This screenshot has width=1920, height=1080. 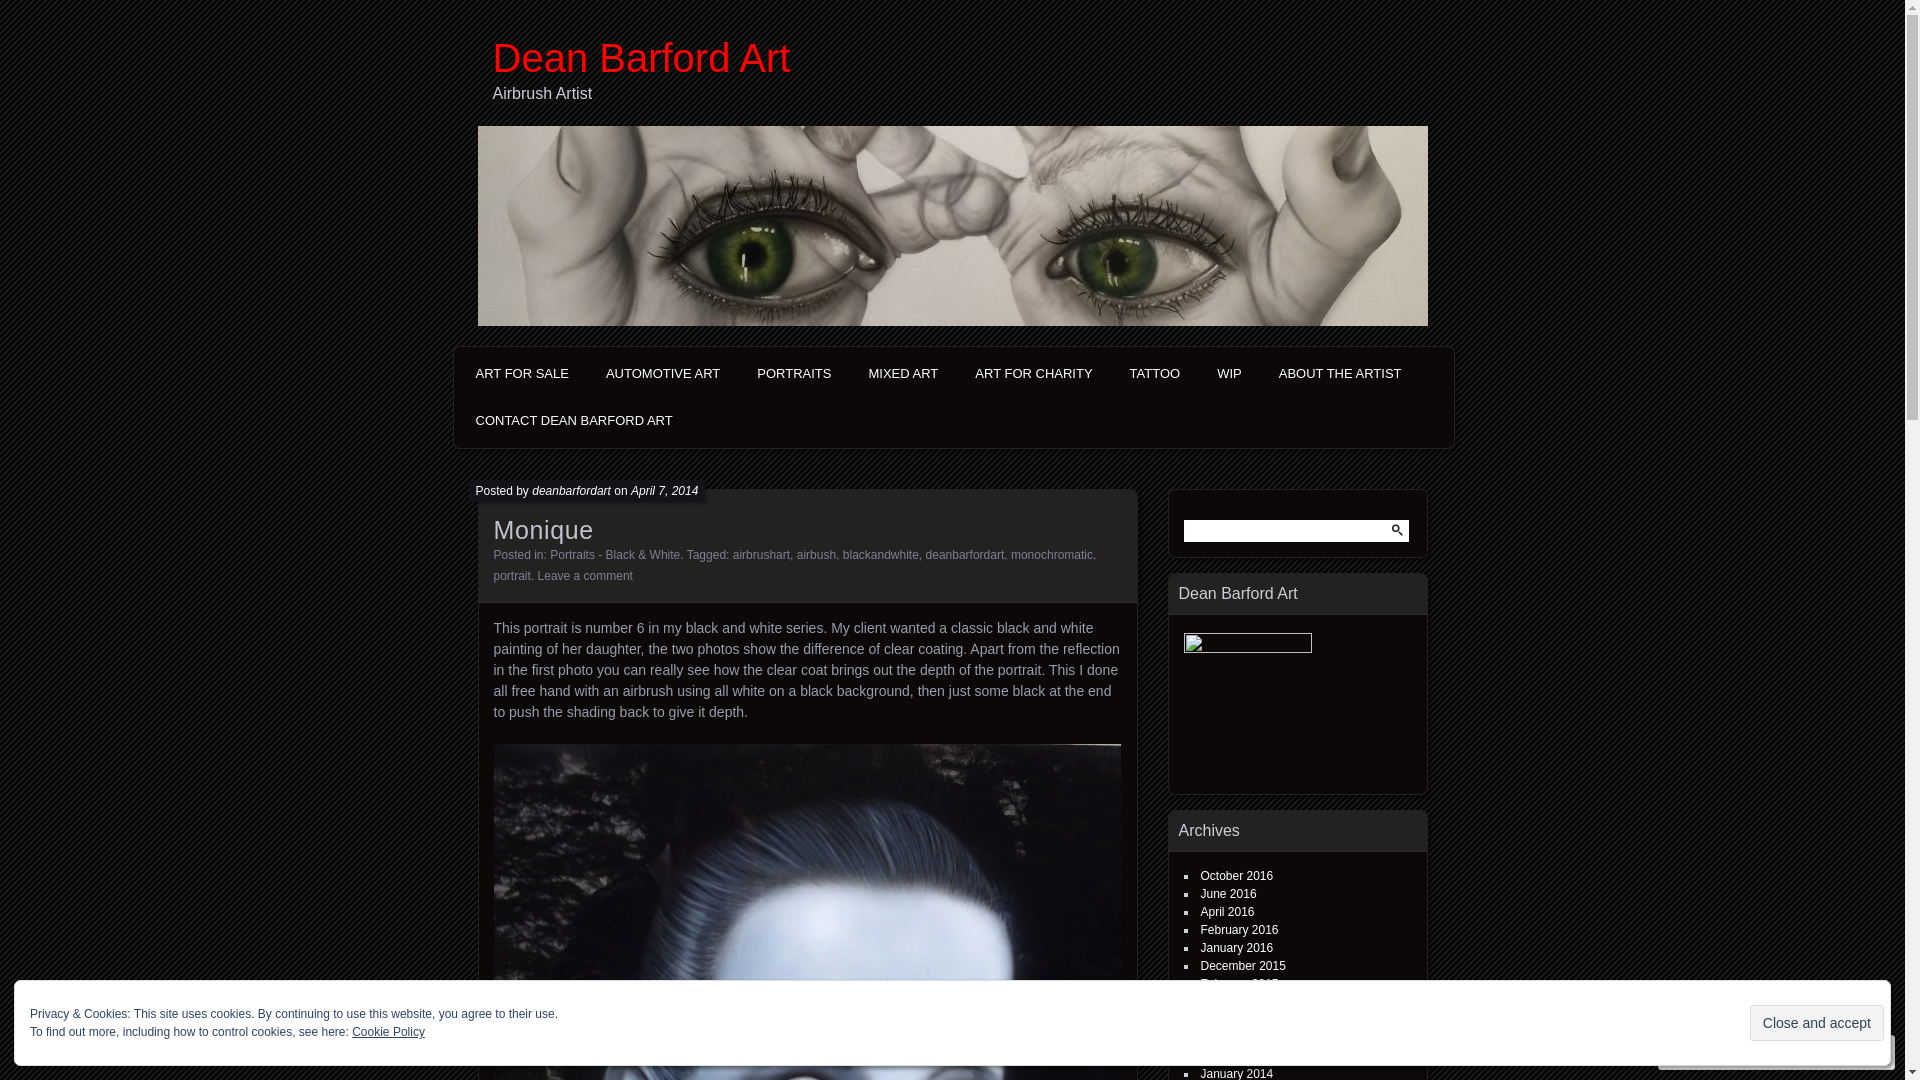 I want to click on 'February 2014', so click(x=1237, y=1055).